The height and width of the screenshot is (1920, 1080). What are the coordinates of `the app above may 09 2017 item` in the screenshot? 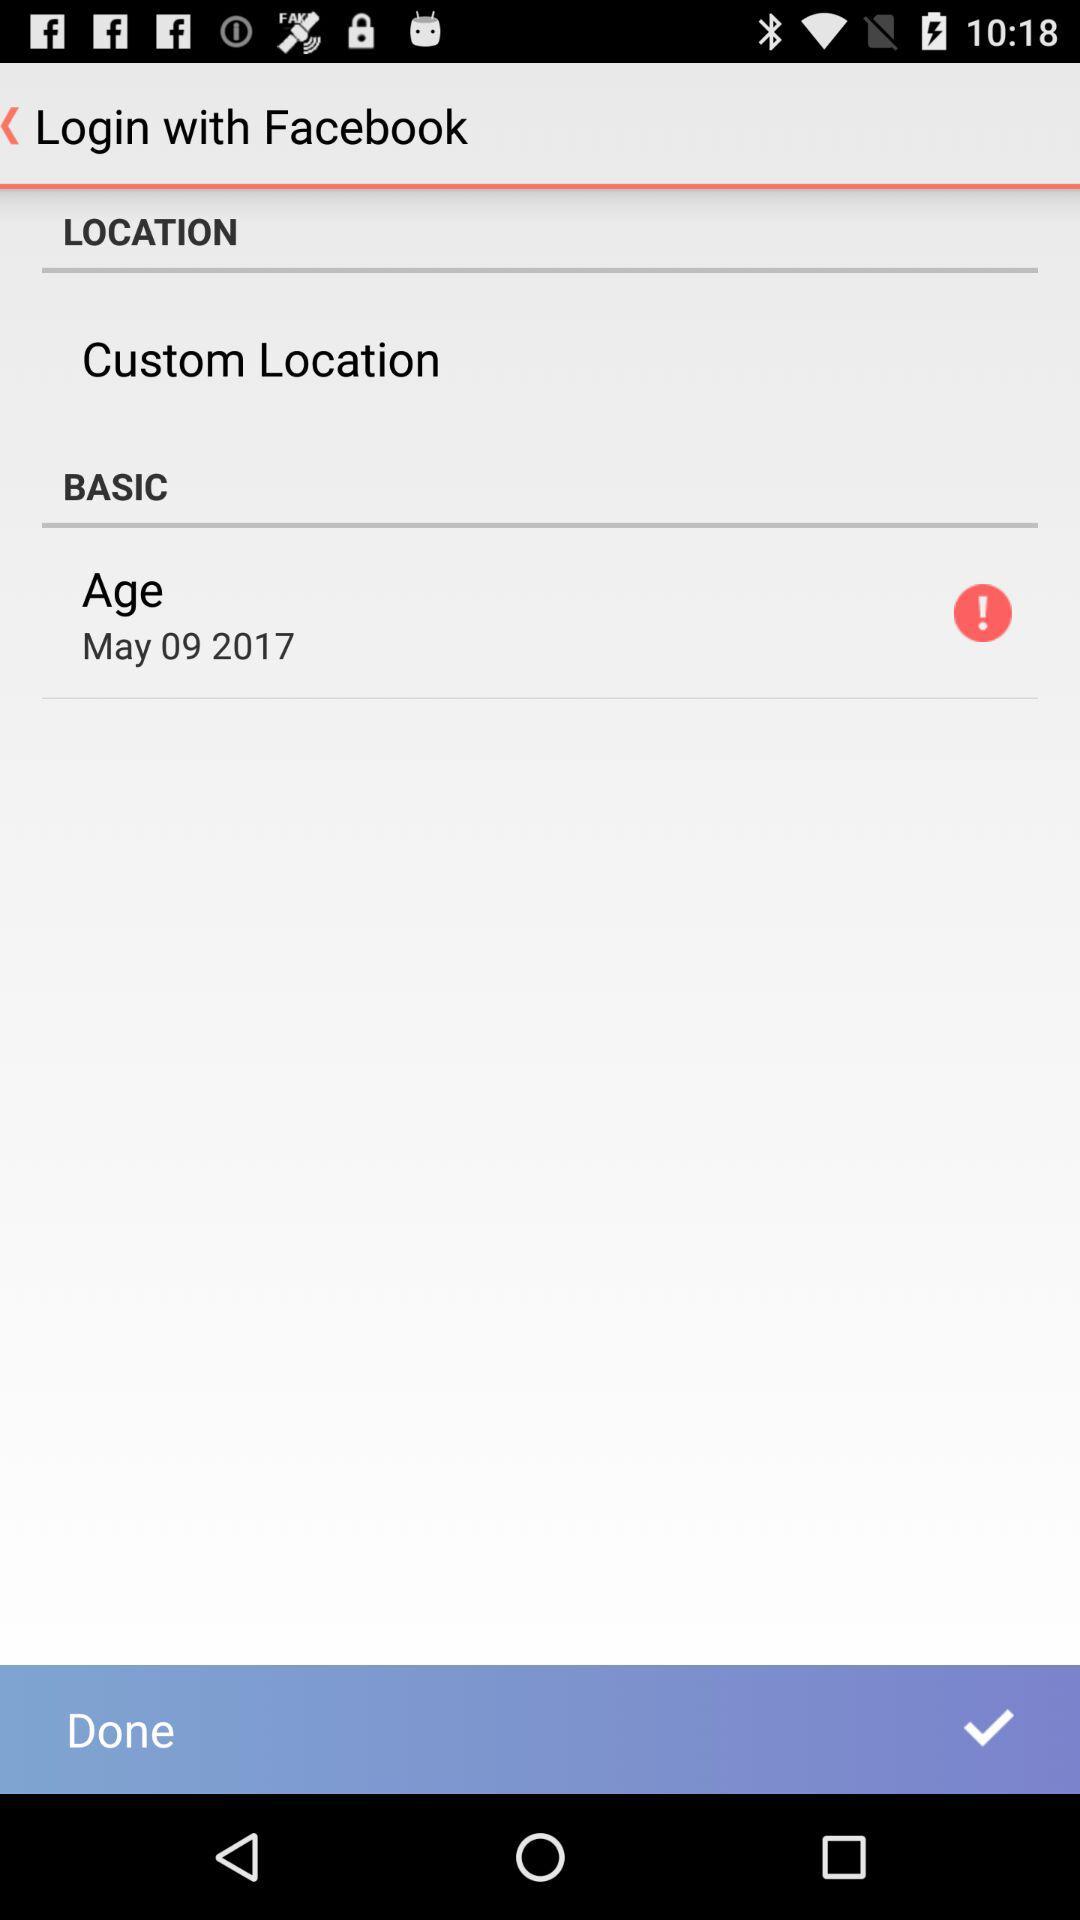 It's located at (122, 587).